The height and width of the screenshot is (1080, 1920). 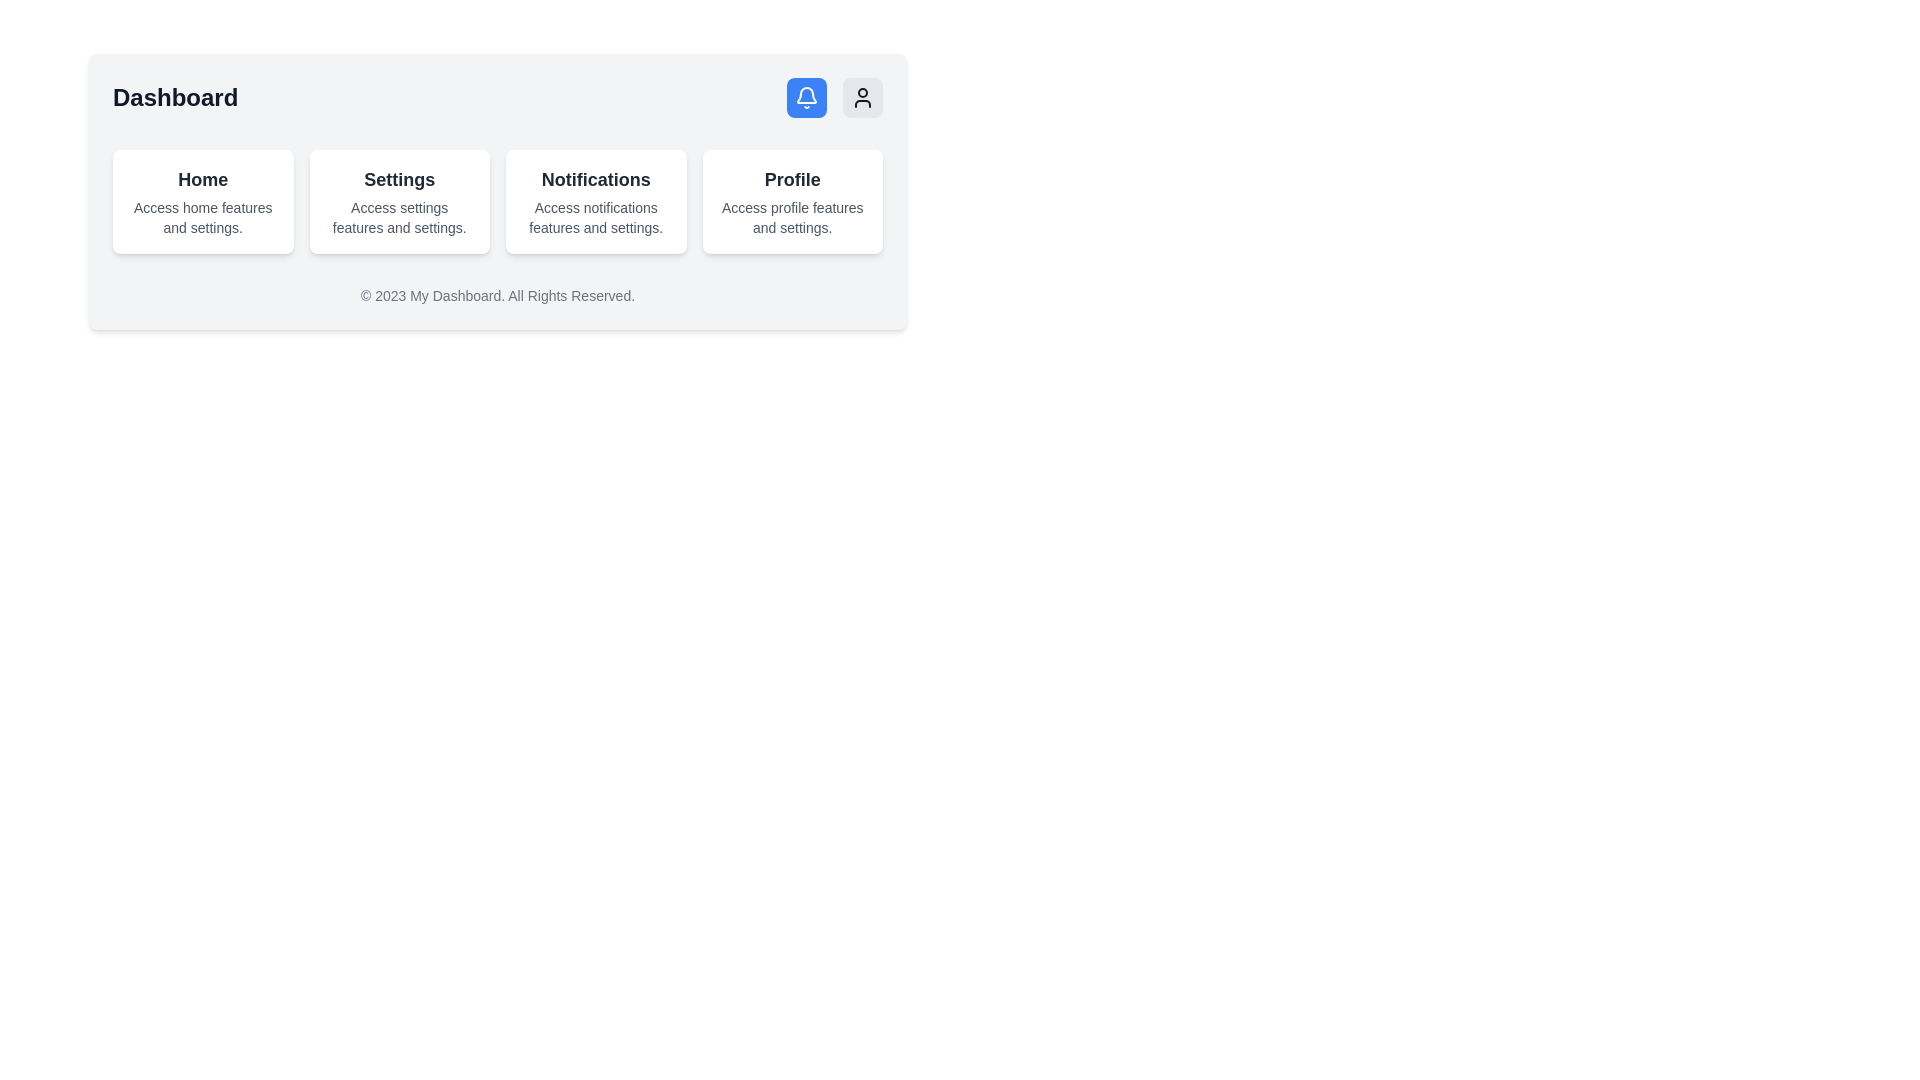 I want to click on the main title text label in the settings card section to potentially highlight it, so click(x=399, y=180).